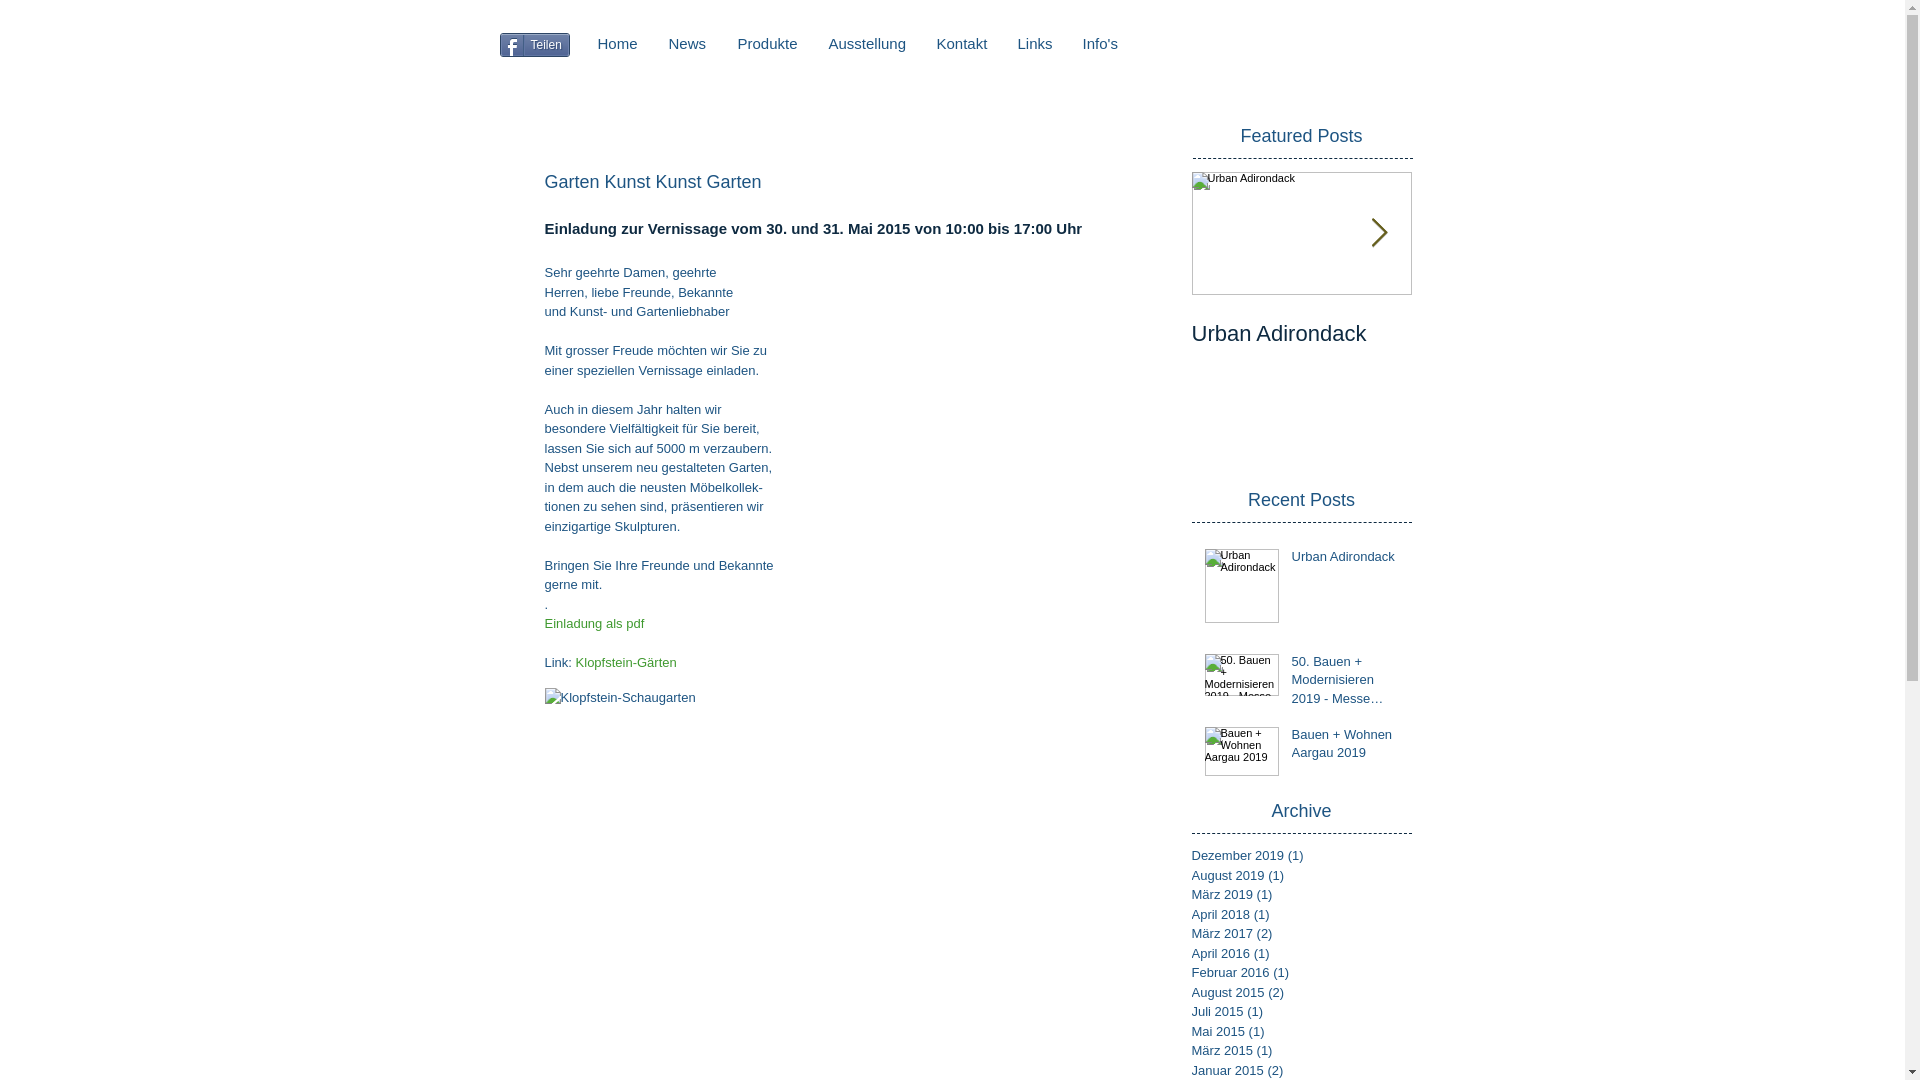 Image resolution: width=1920 pixels, height=1080 pixels. Describe the element at coordinates (766, 42) in the screenshot. I see `'Produkte'` at that location.